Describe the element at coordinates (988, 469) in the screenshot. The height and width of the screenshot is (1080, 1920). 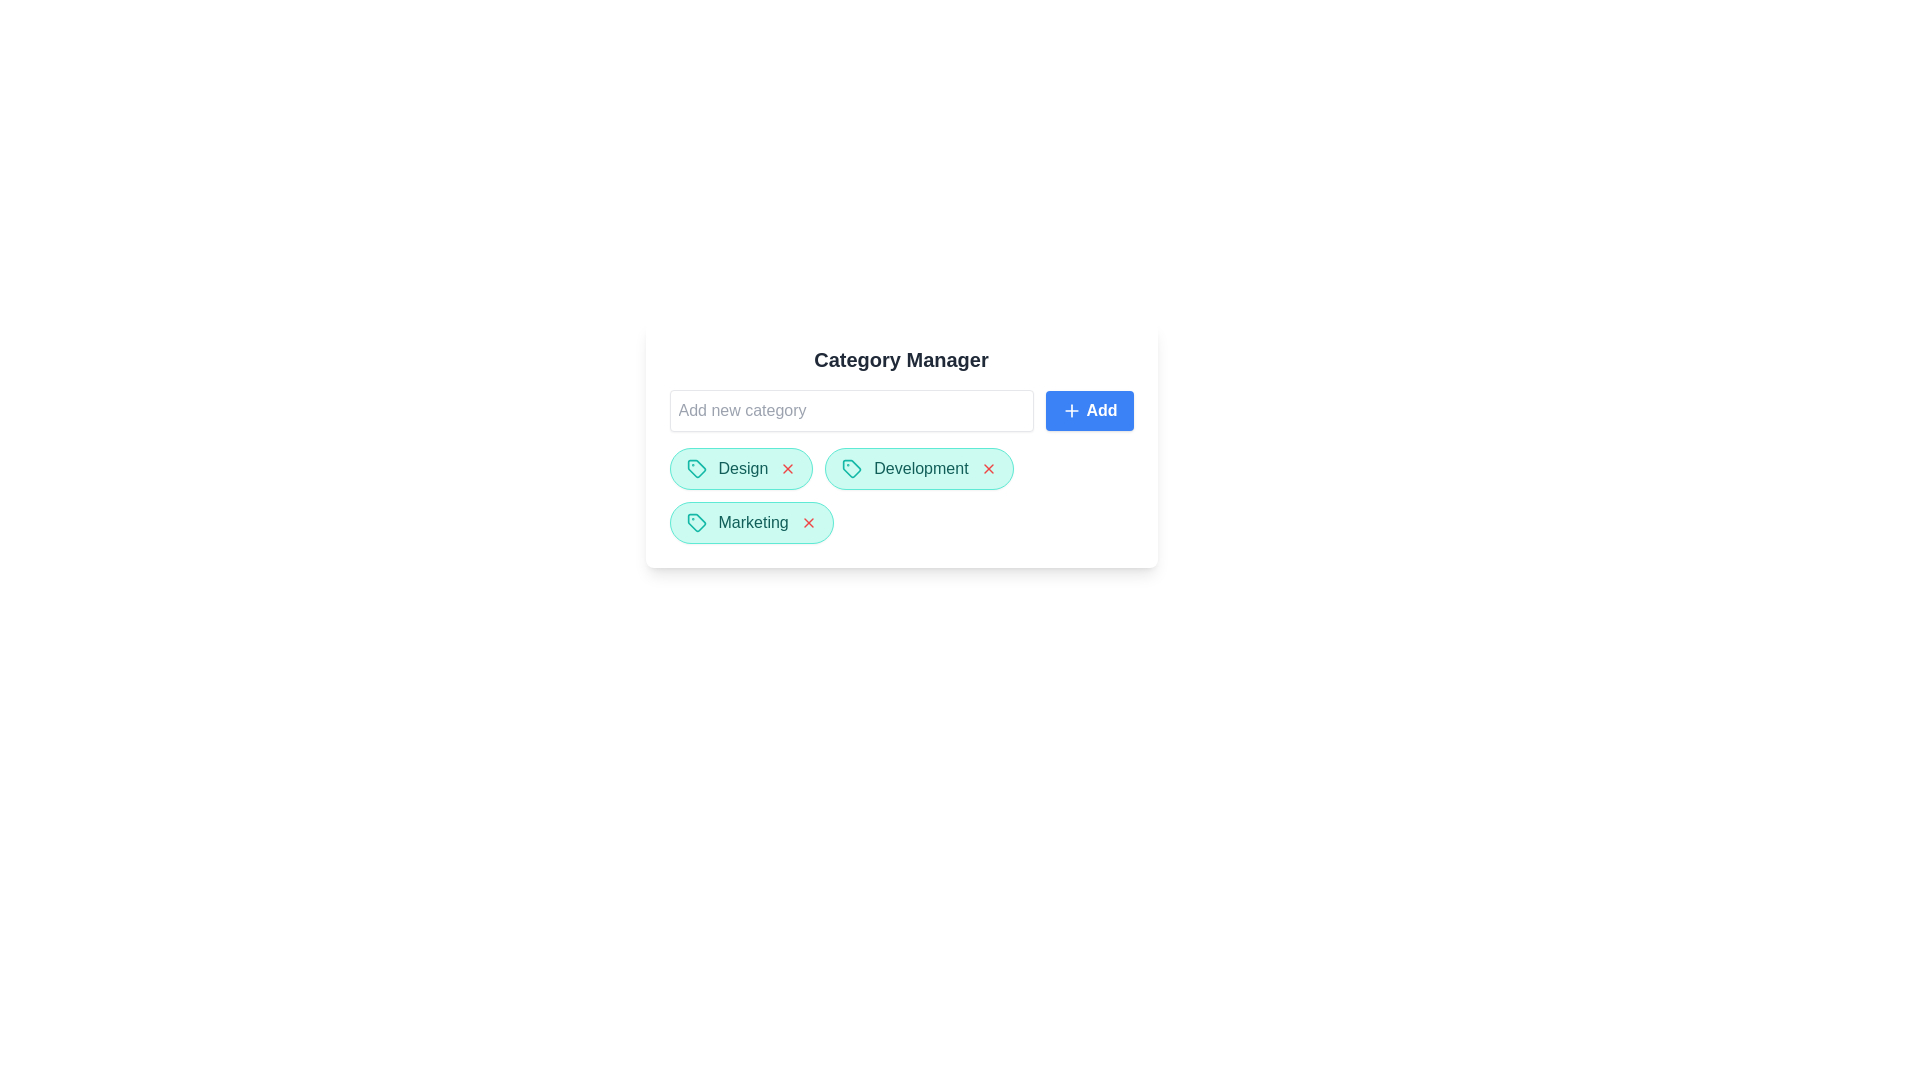
I see `'X' button on the category chip labeled 'Development'` at that location.